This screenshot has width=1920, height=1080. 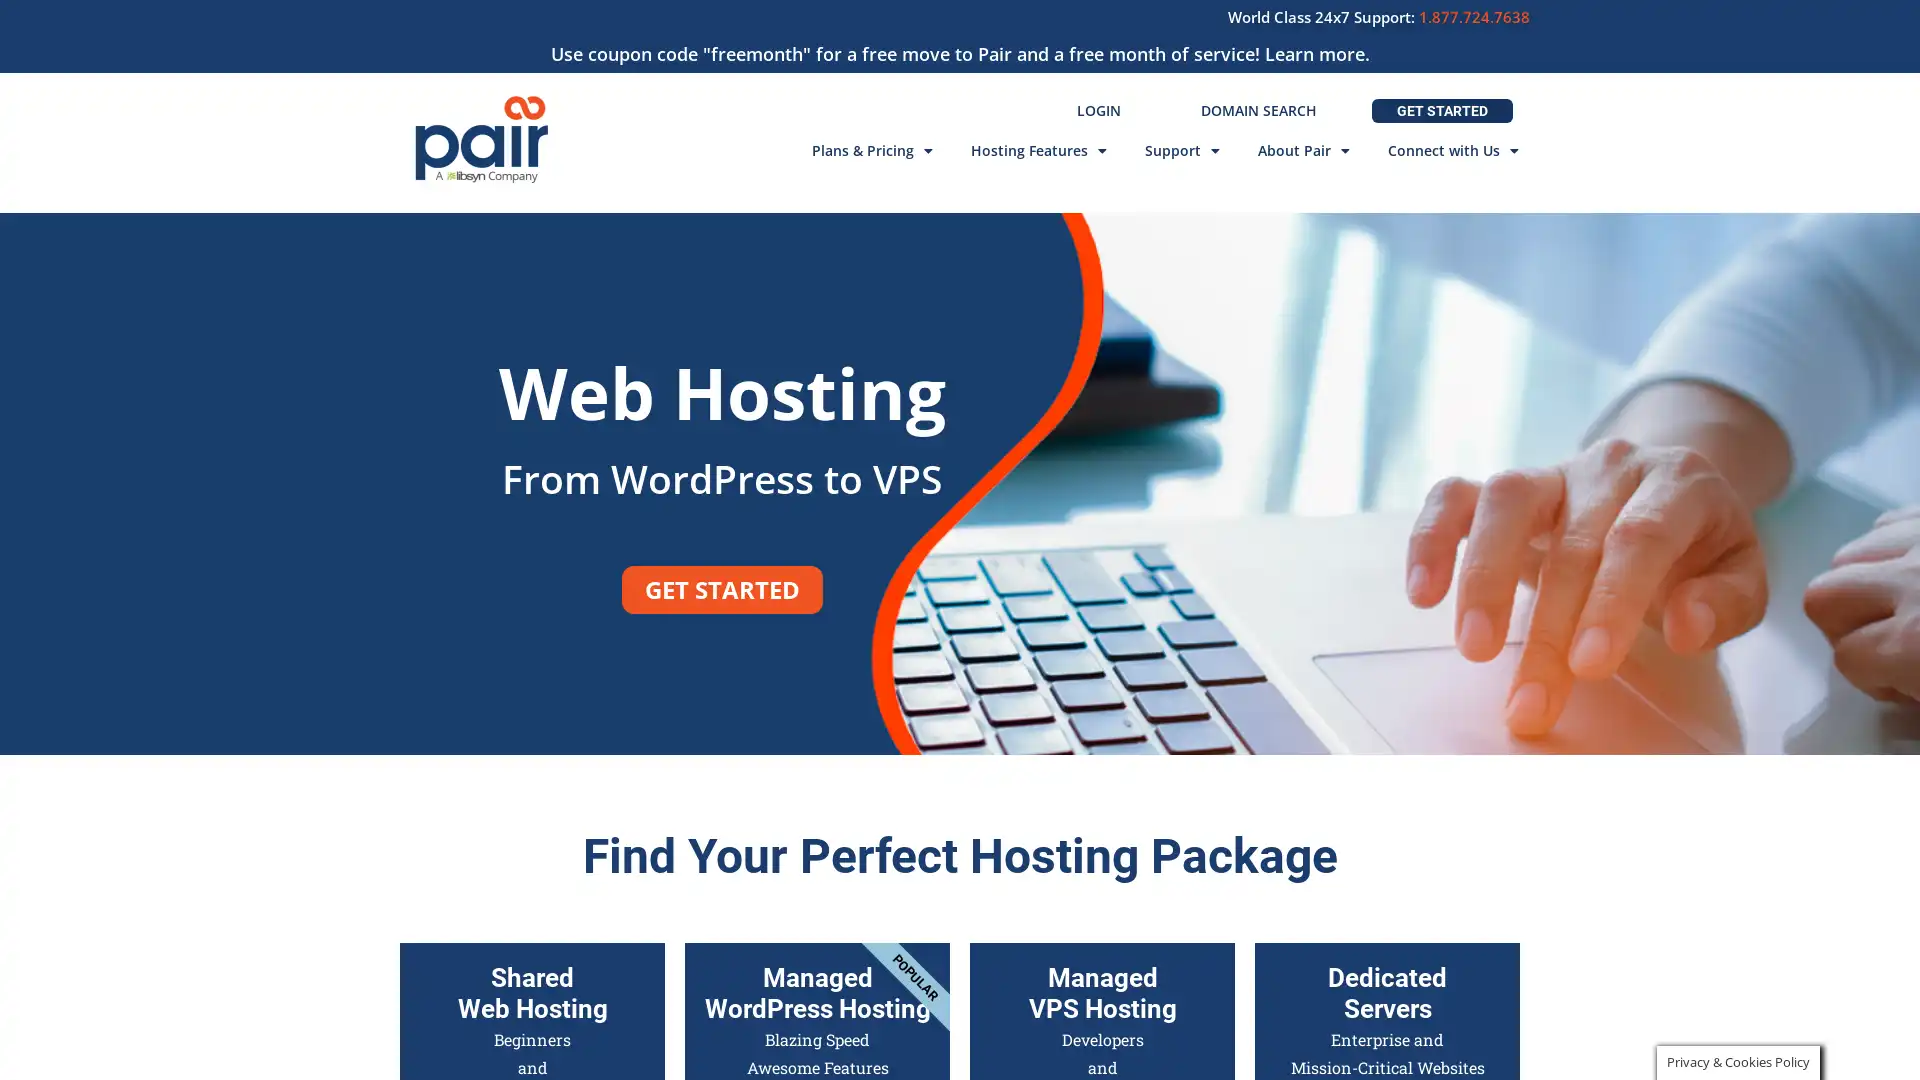 I want to click on DOMAIN SEARCH, so click(x=1257, y=111).